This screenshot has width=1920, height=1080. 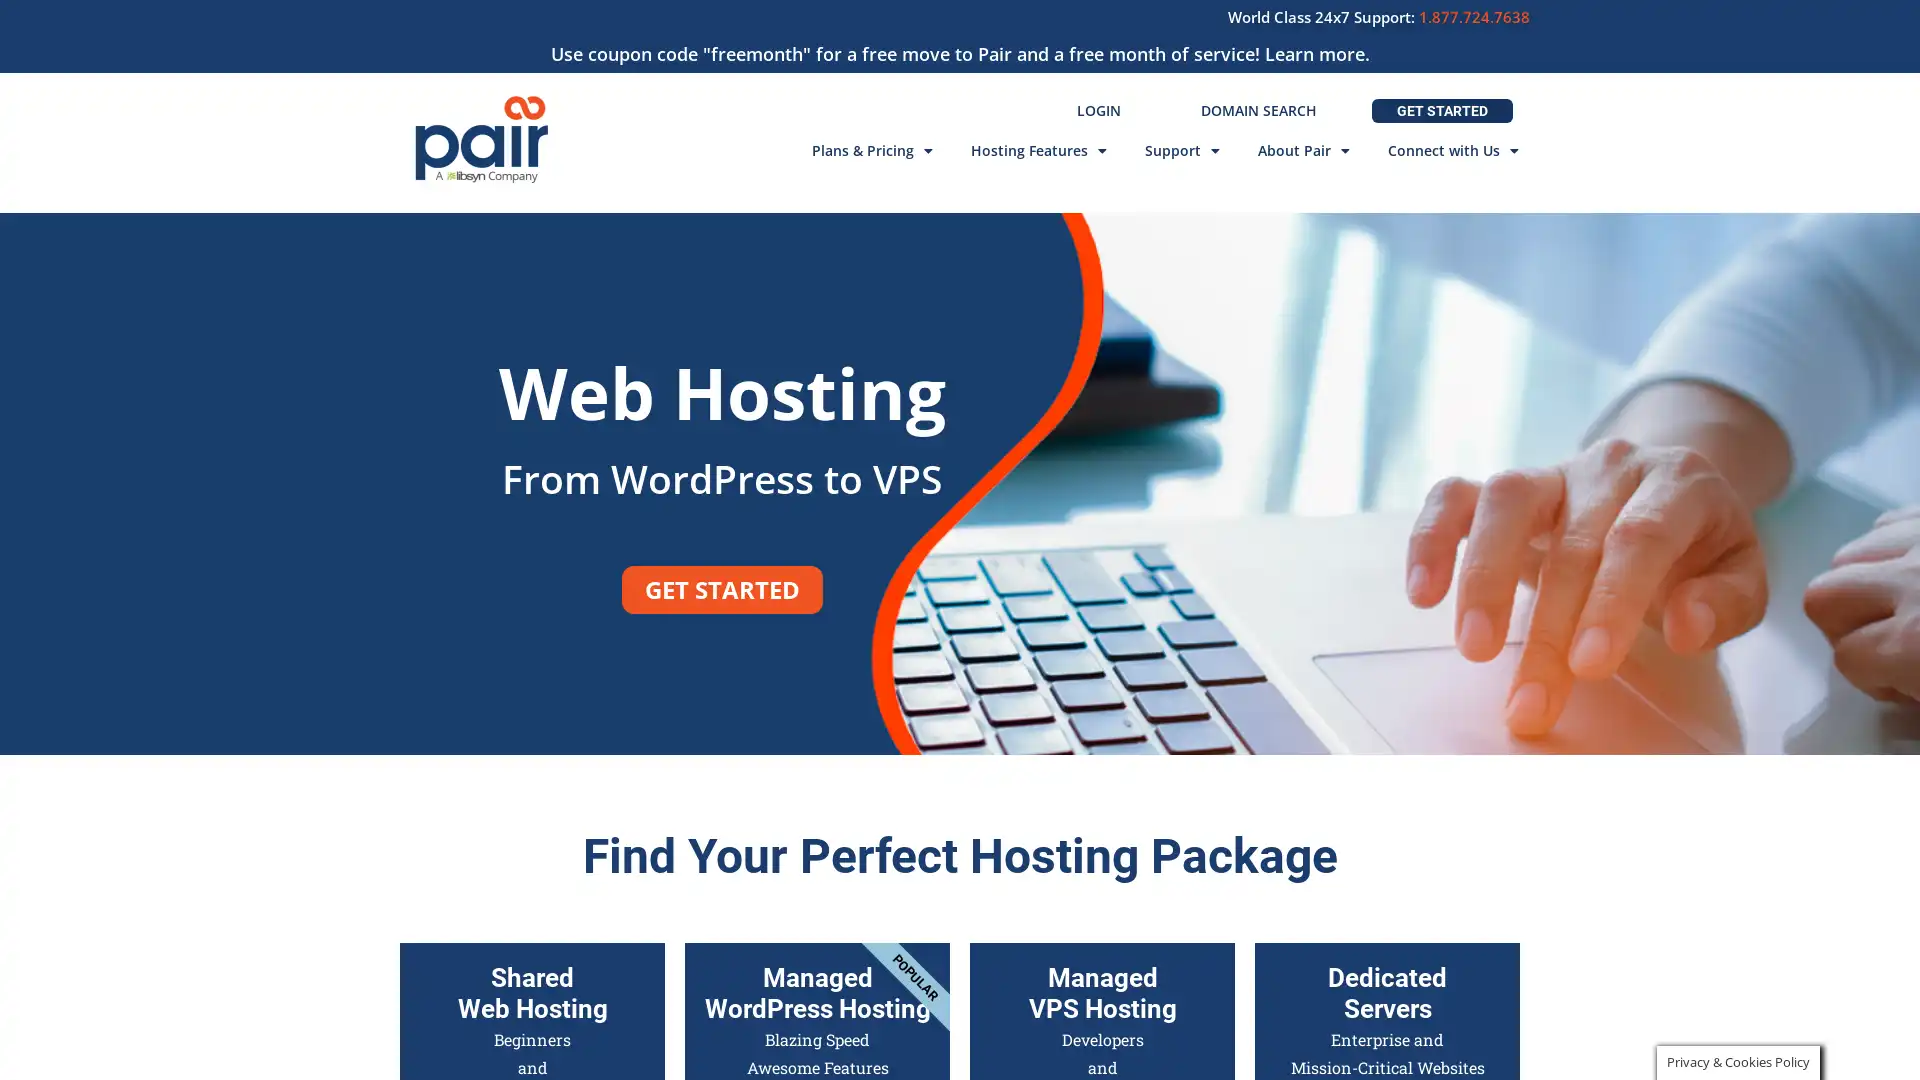 I want to click on DOMAIN SEARCH, so click(x=1257, y=111).